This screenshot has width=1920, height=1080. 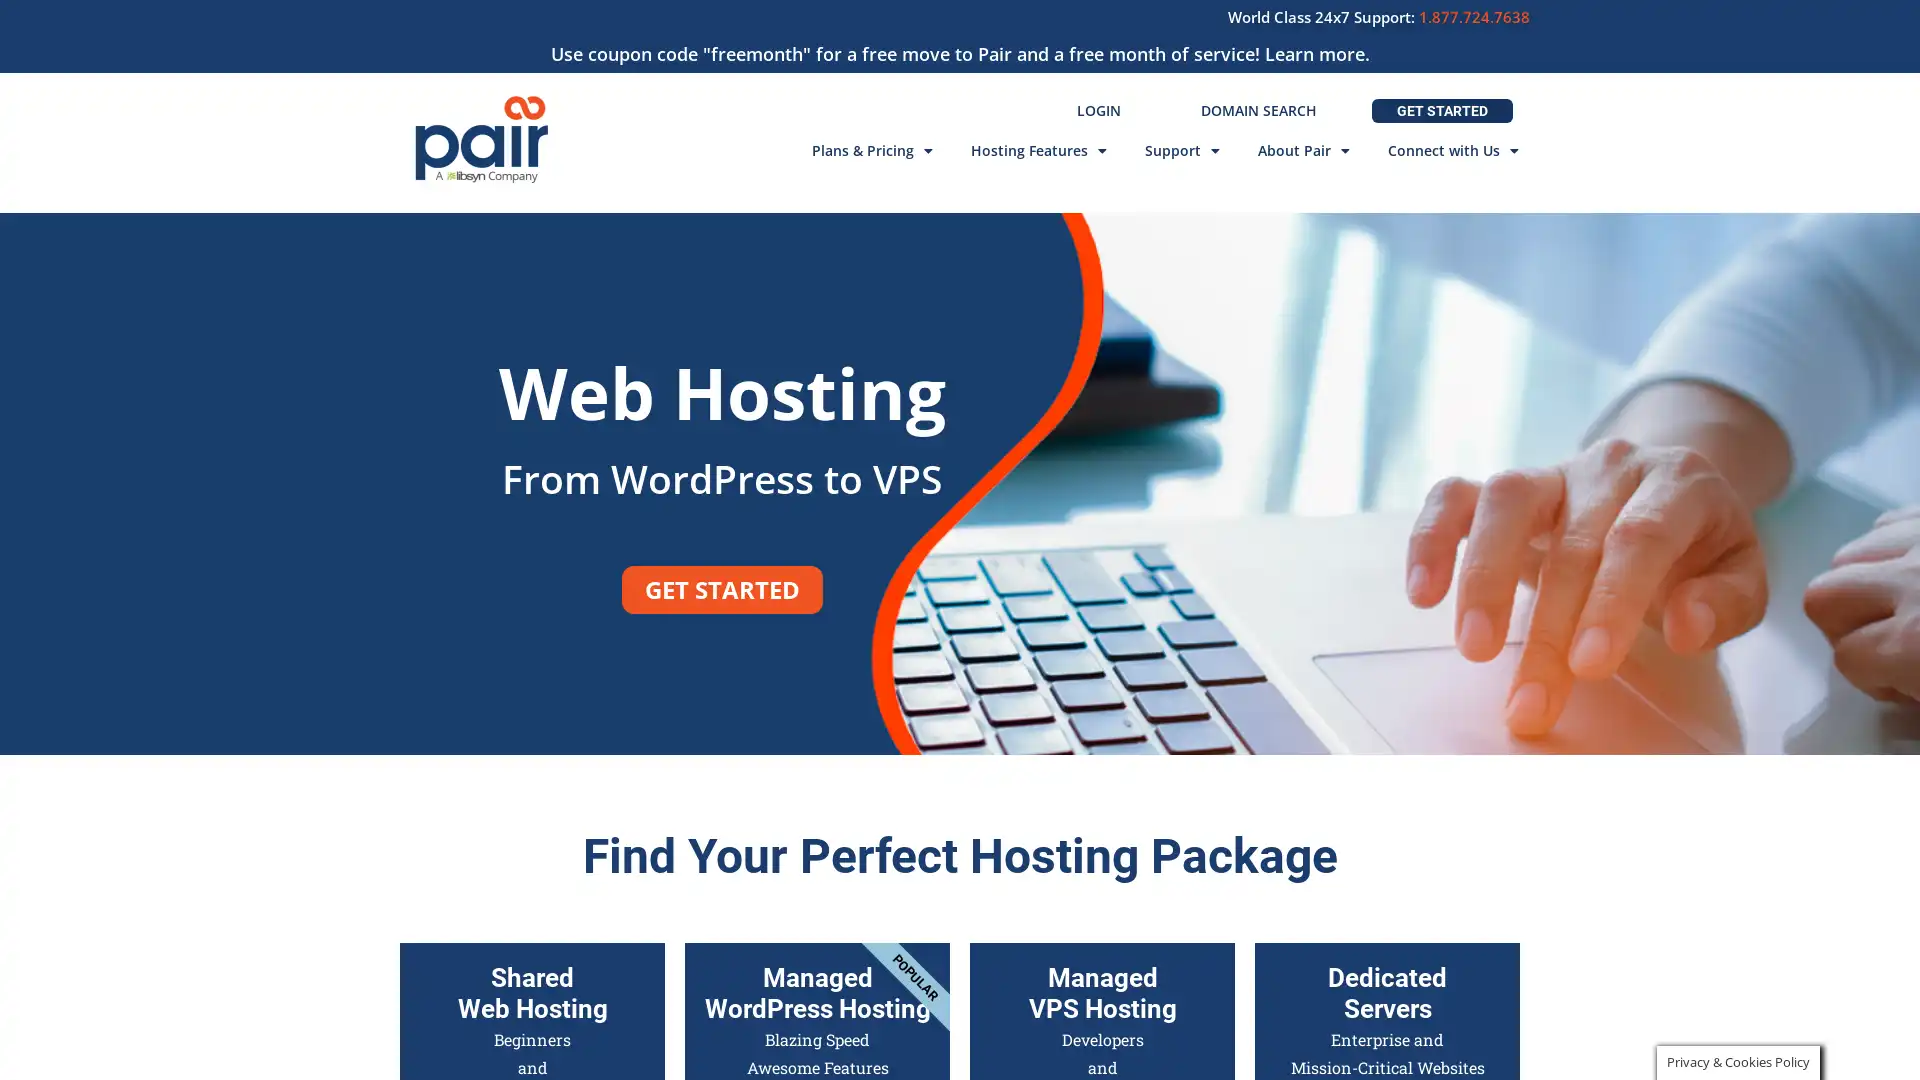 I want to click on DOMAIN SEARCH, so click(x=1257, y=111).